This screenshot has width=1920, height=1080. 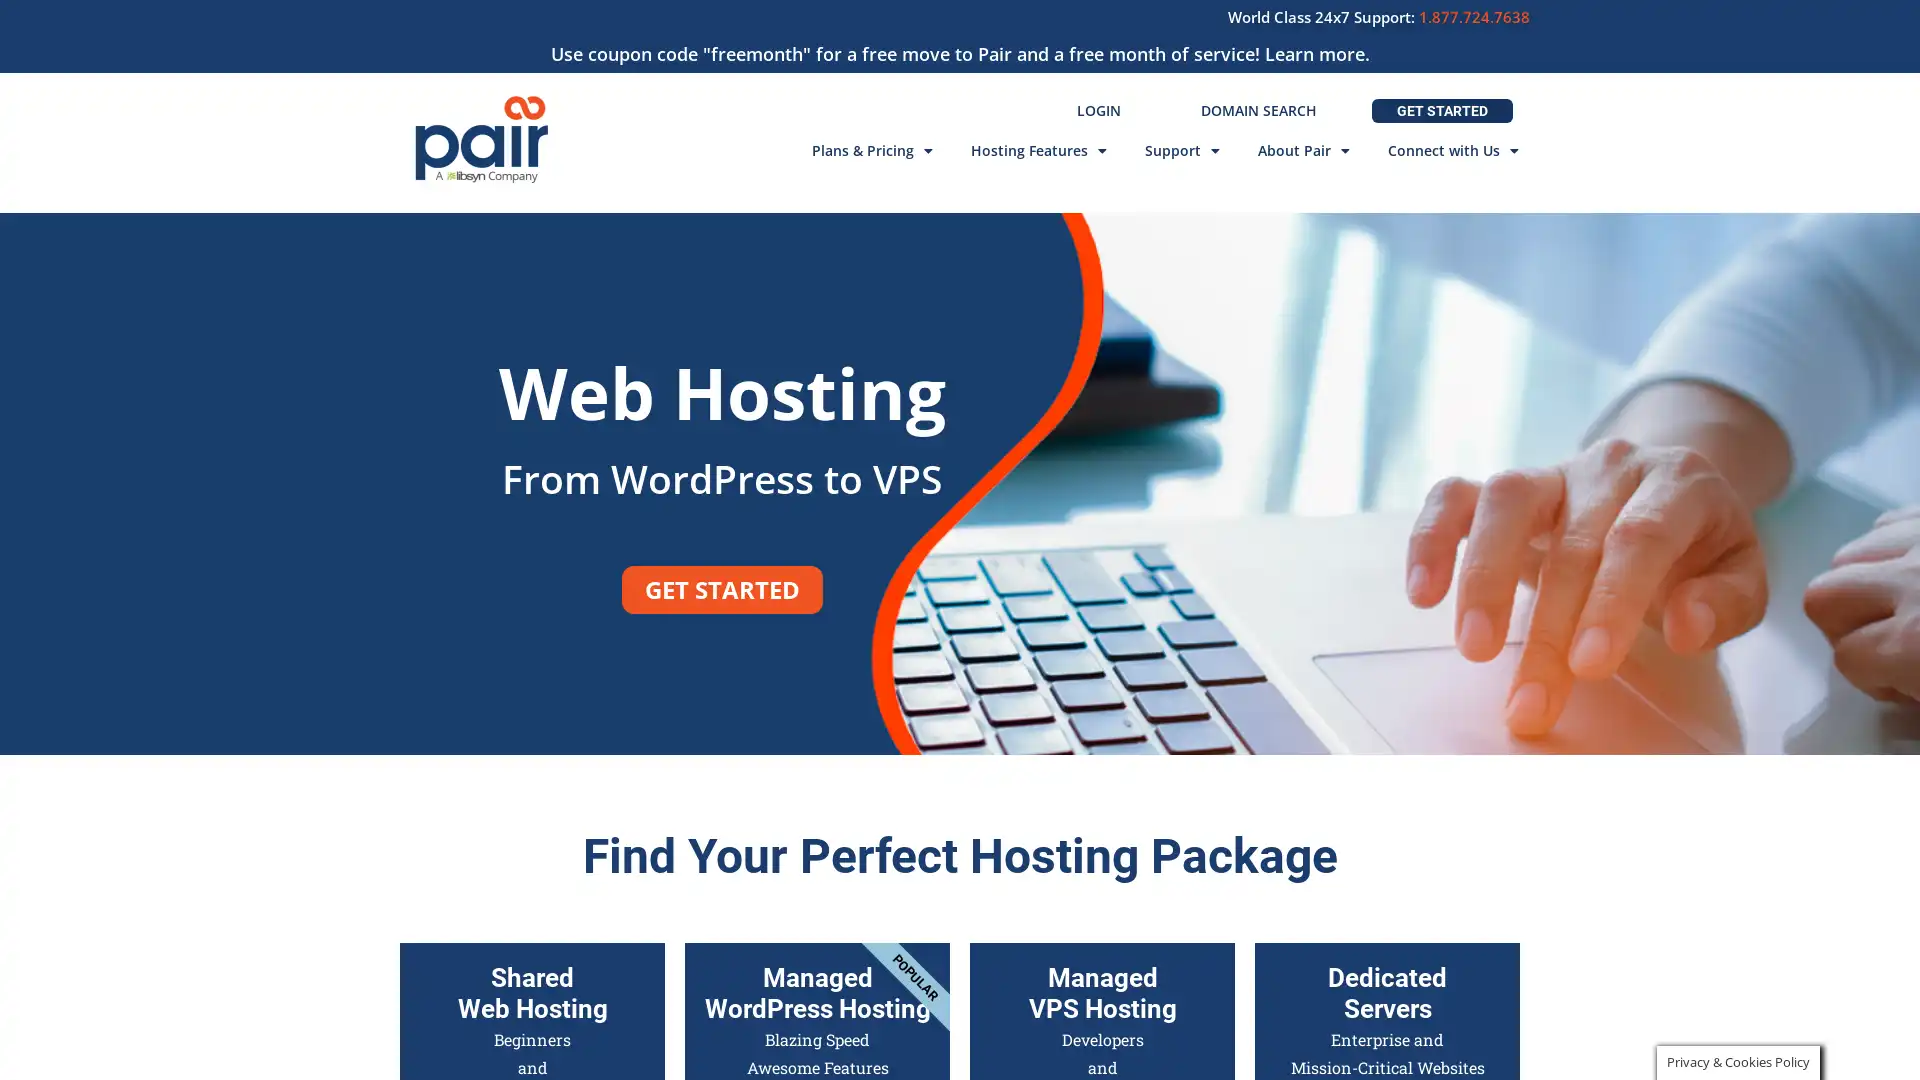 I want to click on DOMAIN SEARCH, so click(x=1257, y=111).